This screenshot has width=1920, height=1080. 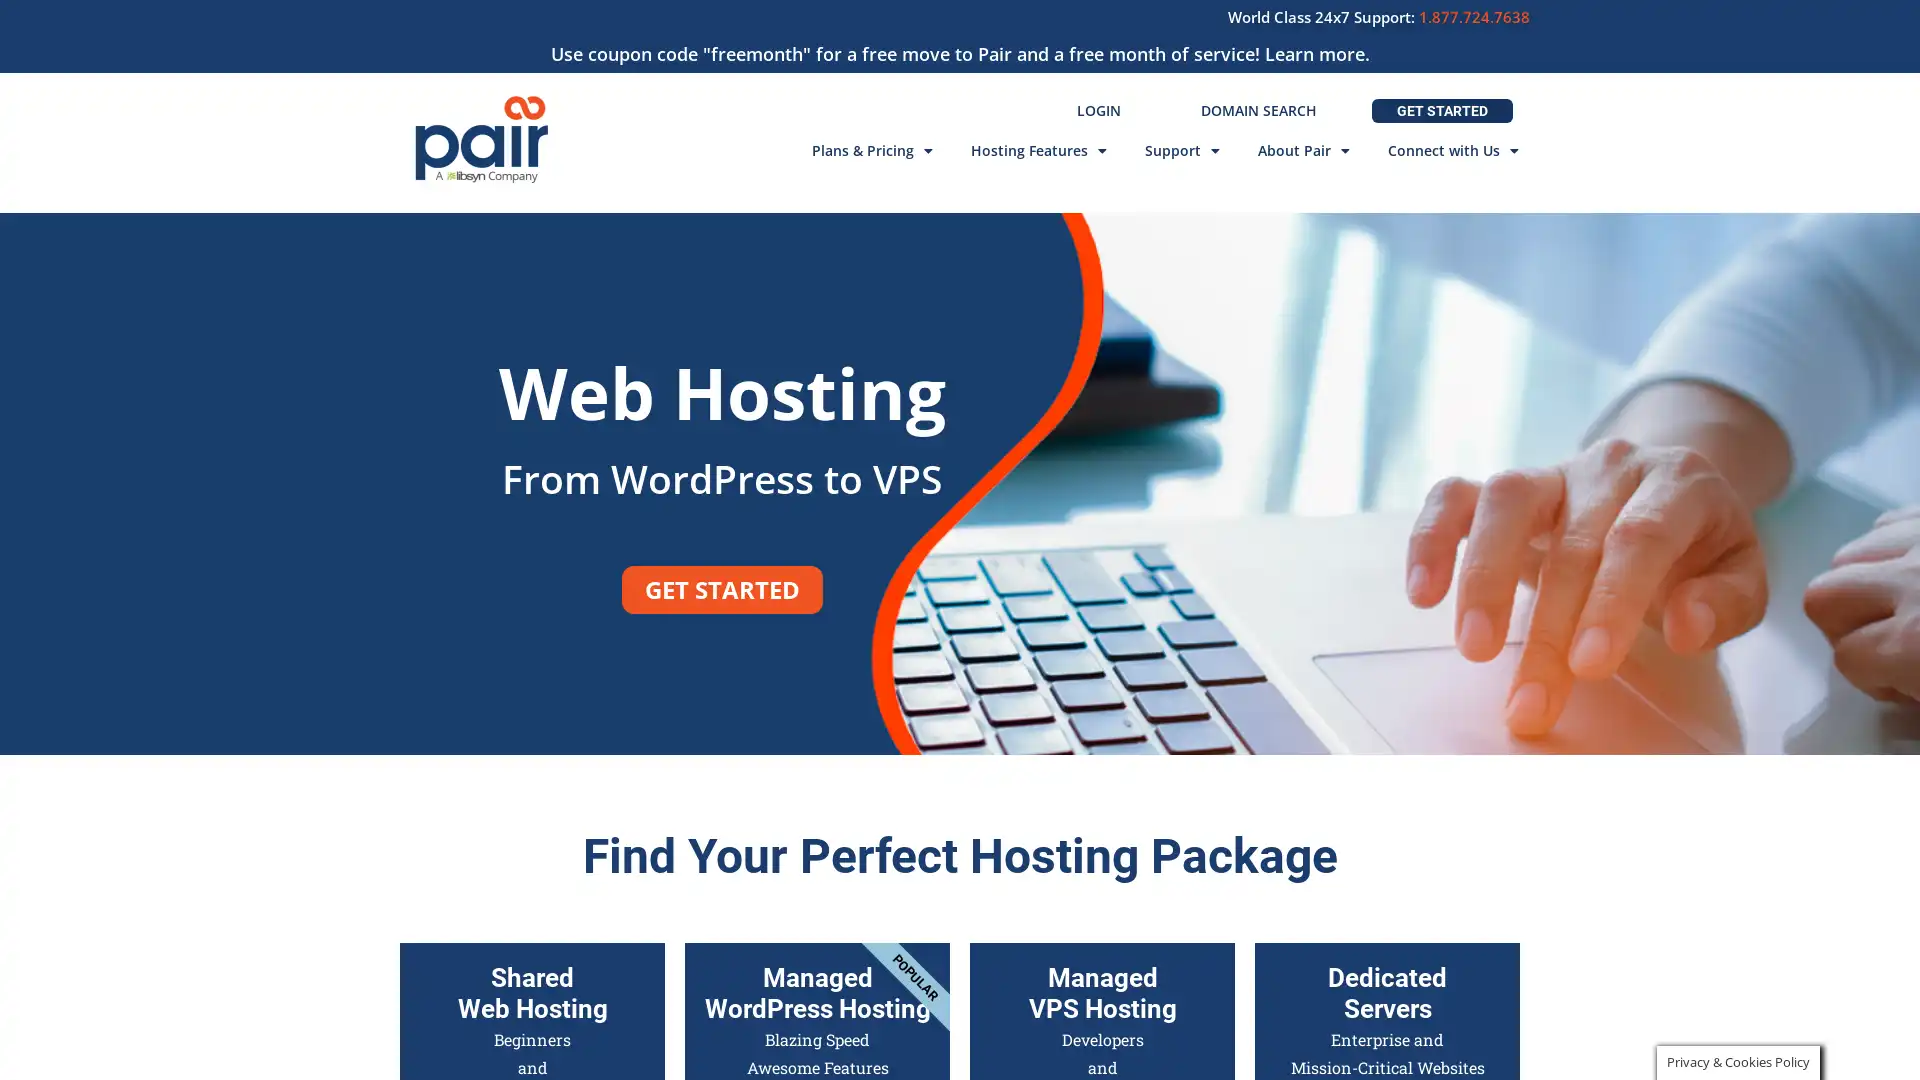 I want to click on DOMAIN SEARCH, so click(x=1257, y=111).